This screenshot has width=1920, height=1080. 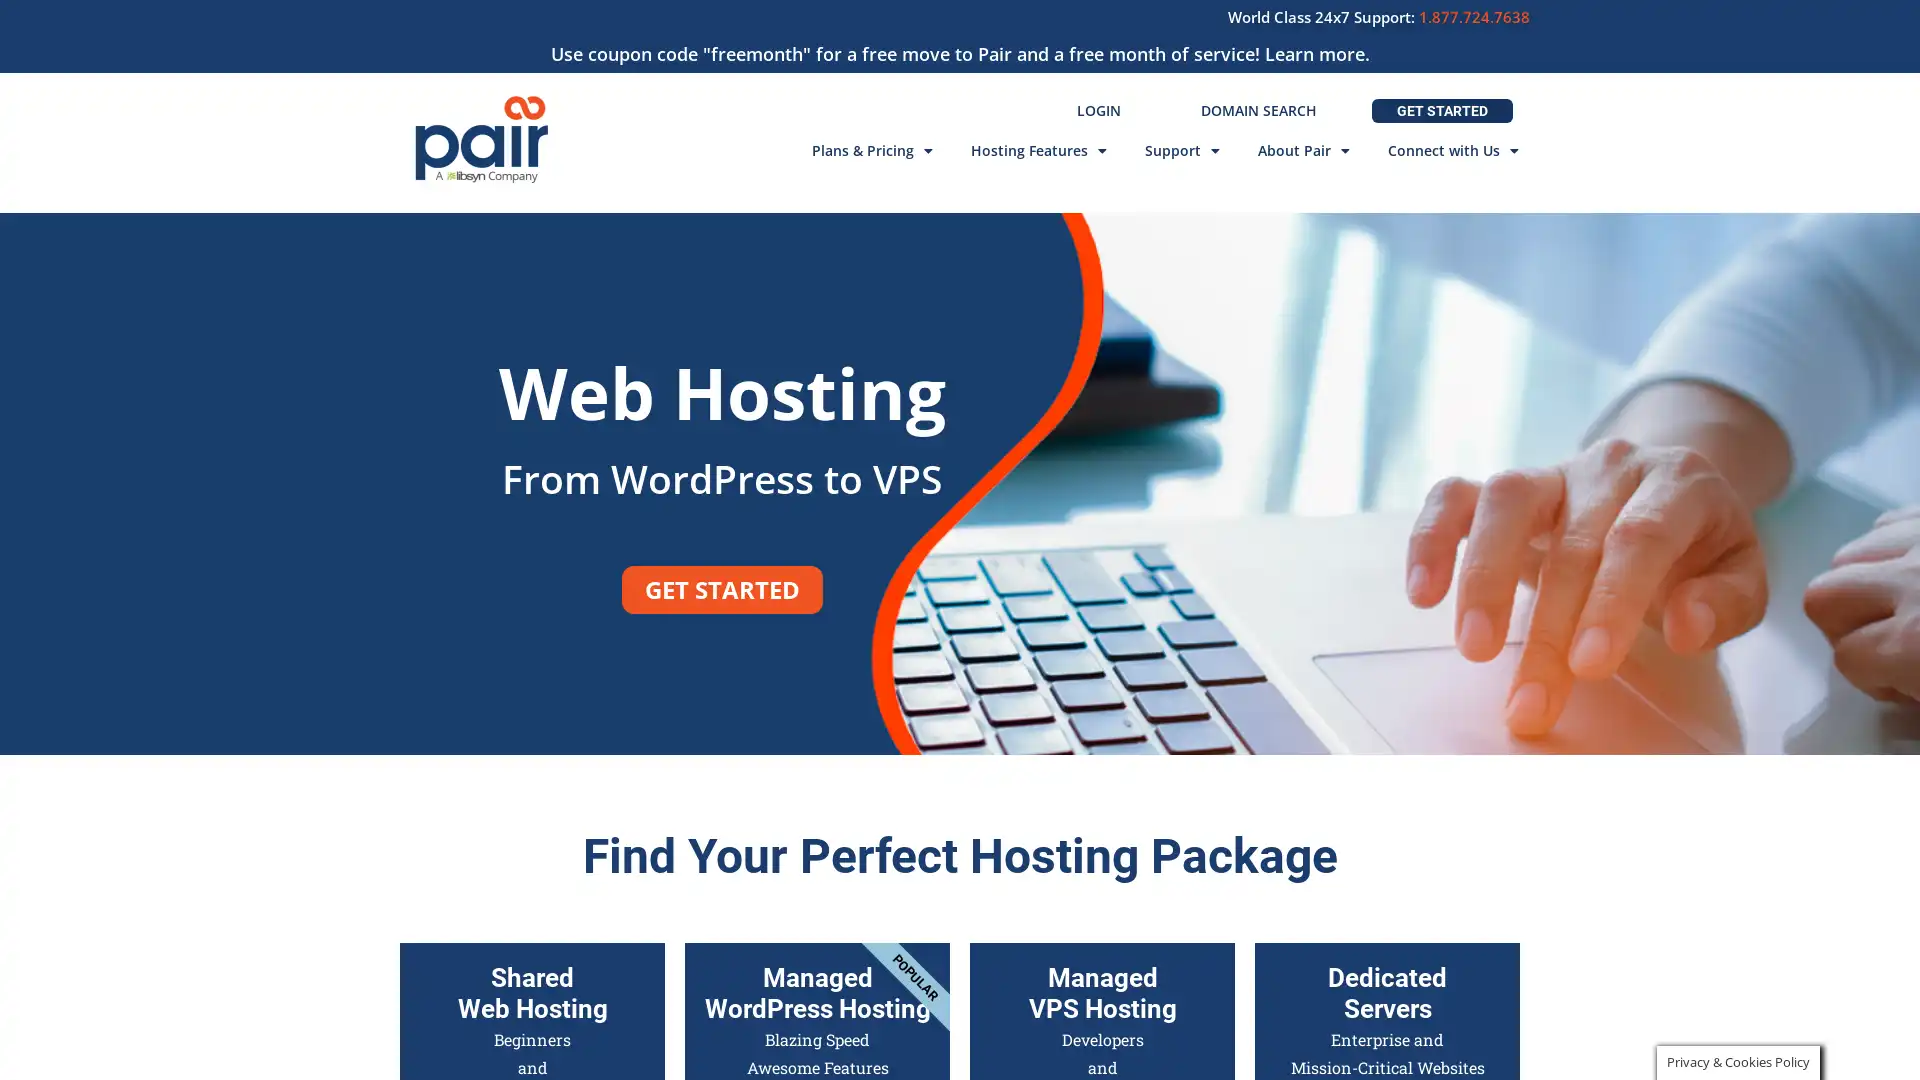 I want to click on DOMAIN SEARCH, so click(x=1257, y=111).